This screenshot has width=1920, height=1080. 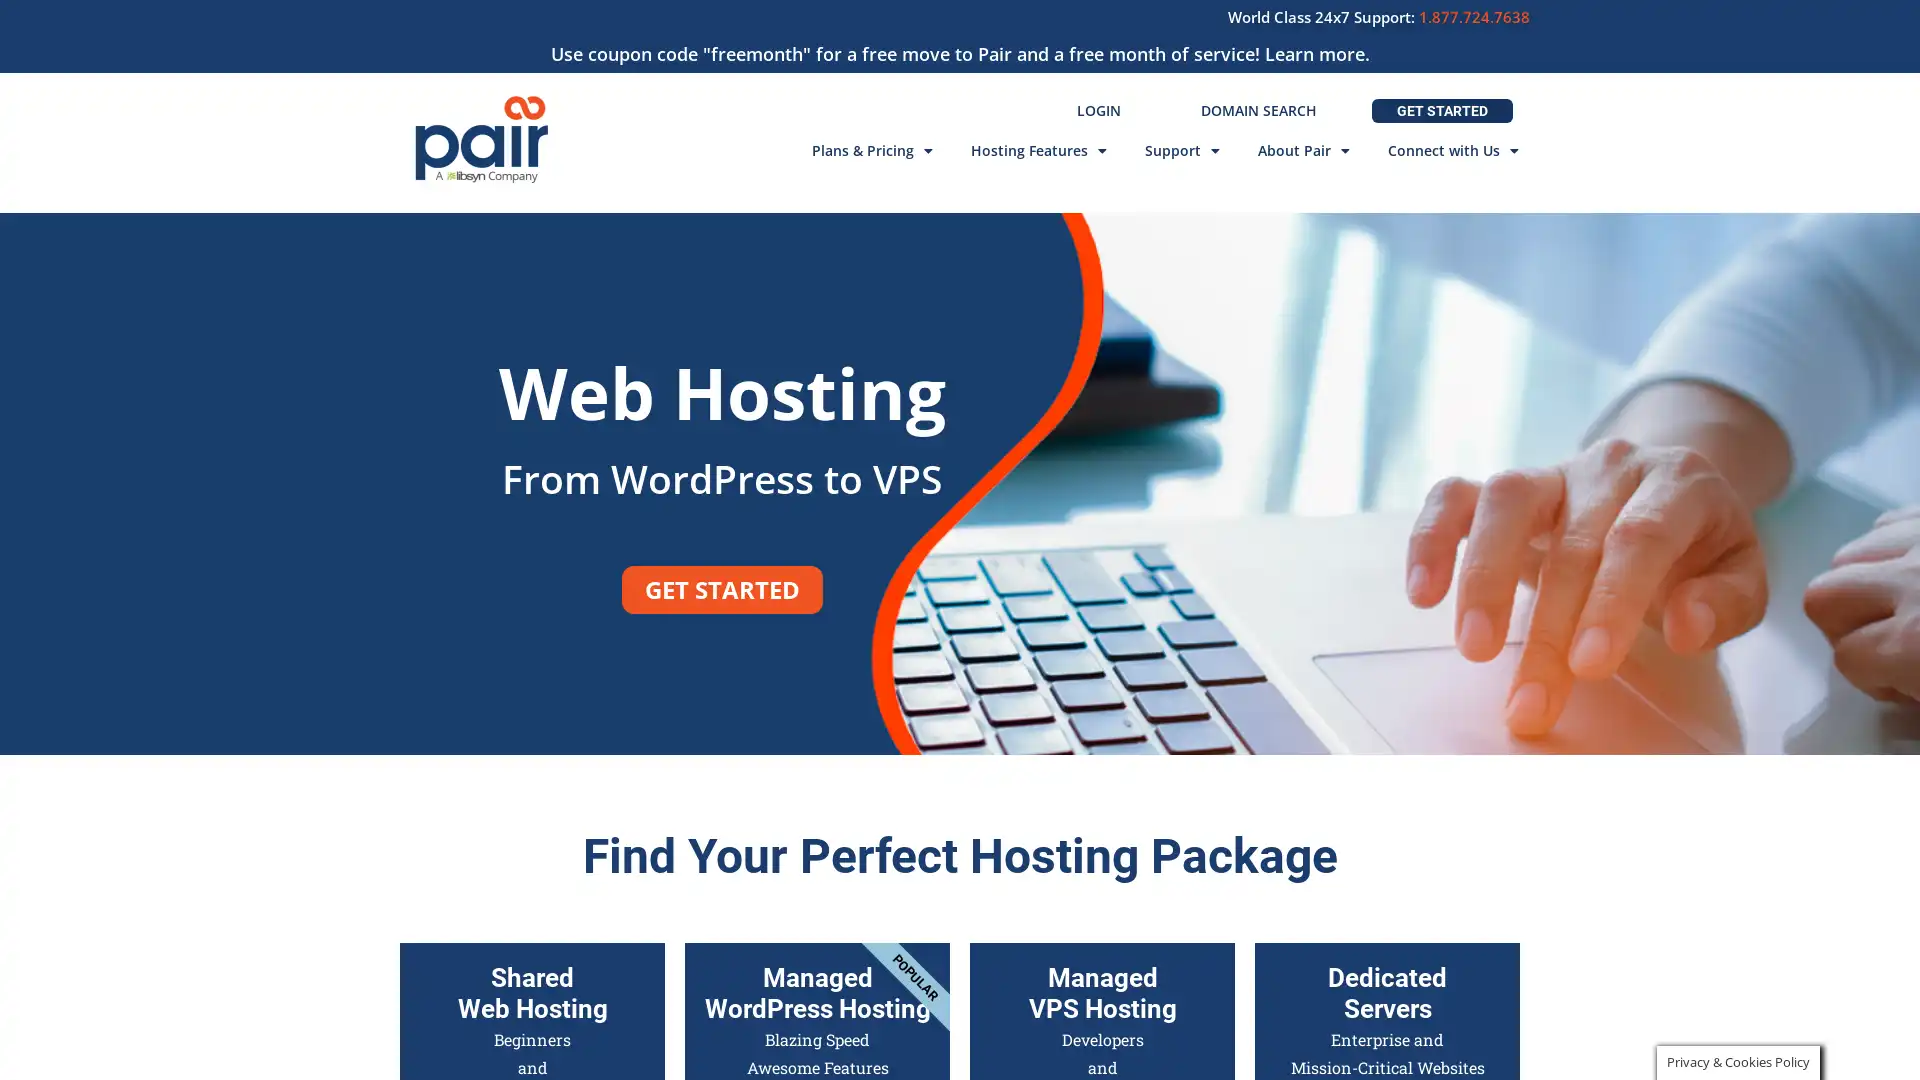 I want to click on DOMAIN SEARCH, so click(x=1257, y=111).